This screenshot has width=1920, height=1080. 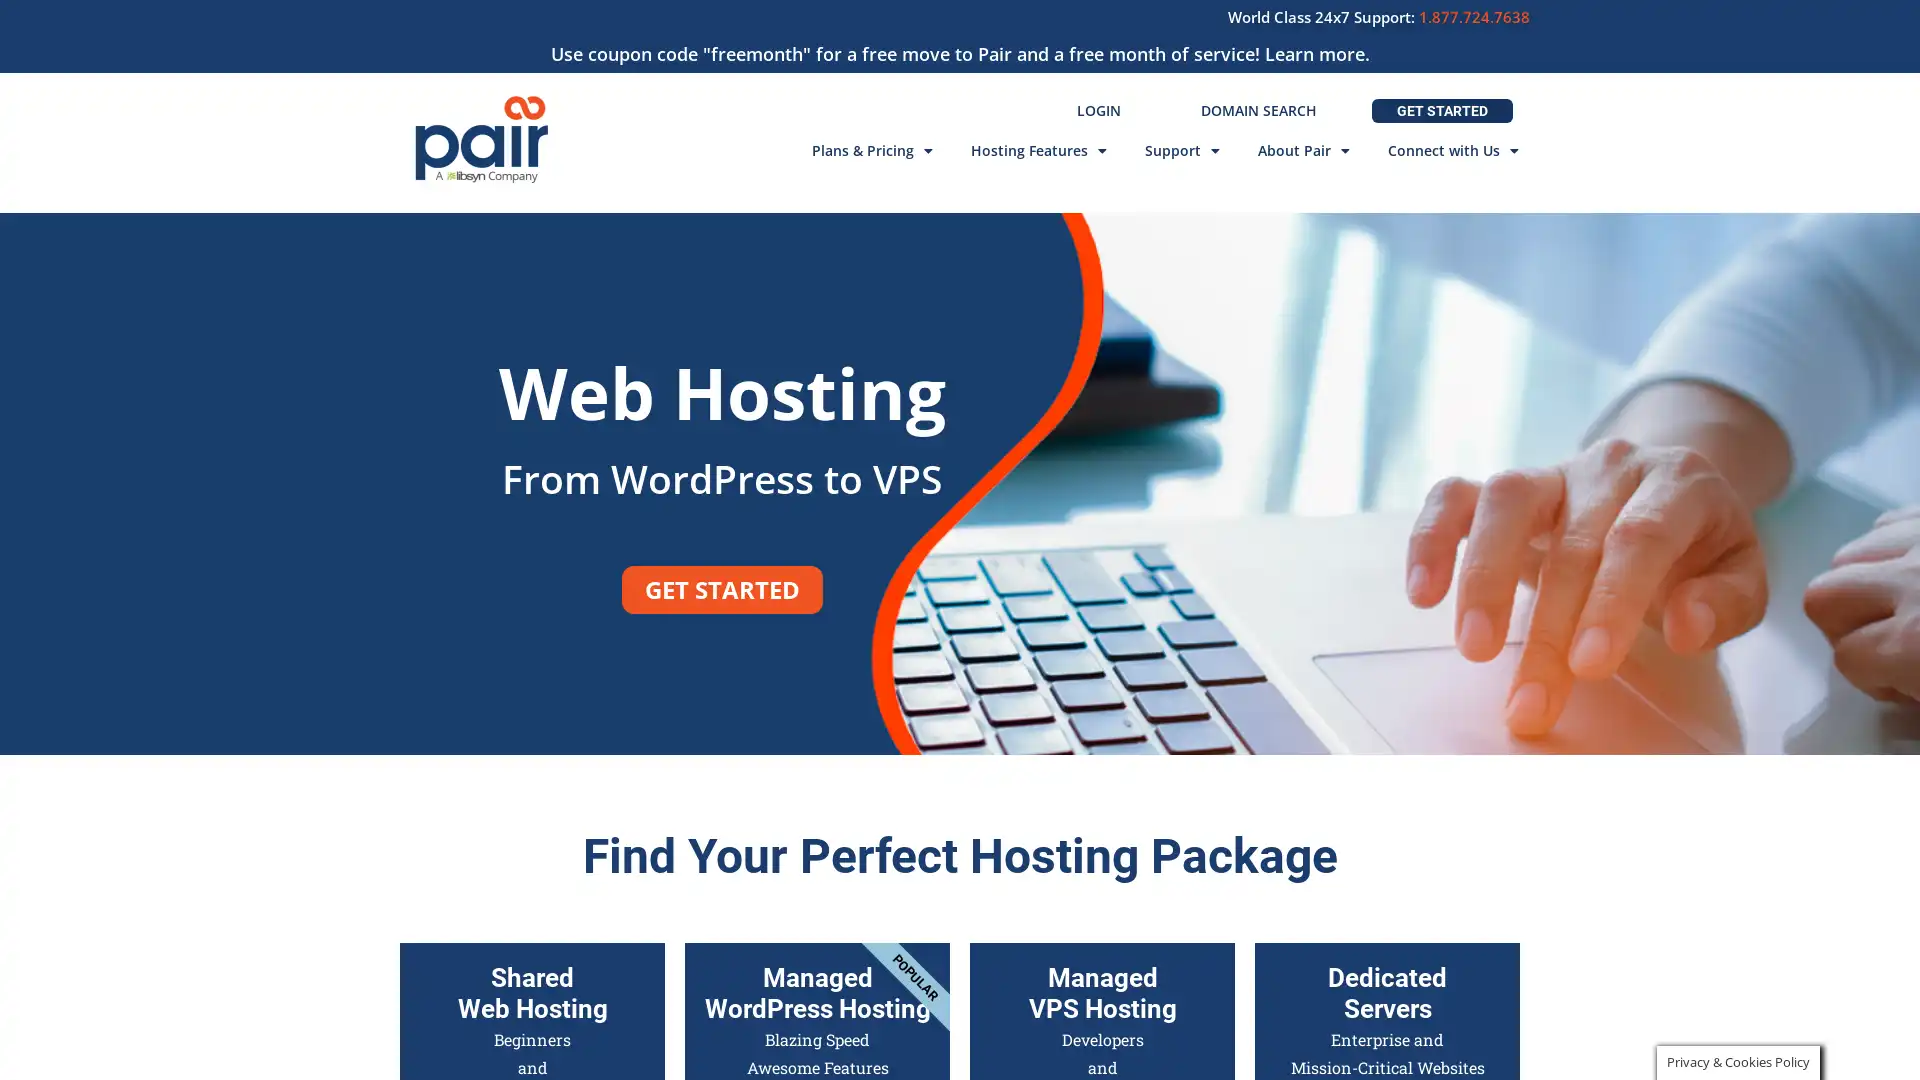 I want to click on DOMAIN SEARCH, so click(x=1257, y=111).